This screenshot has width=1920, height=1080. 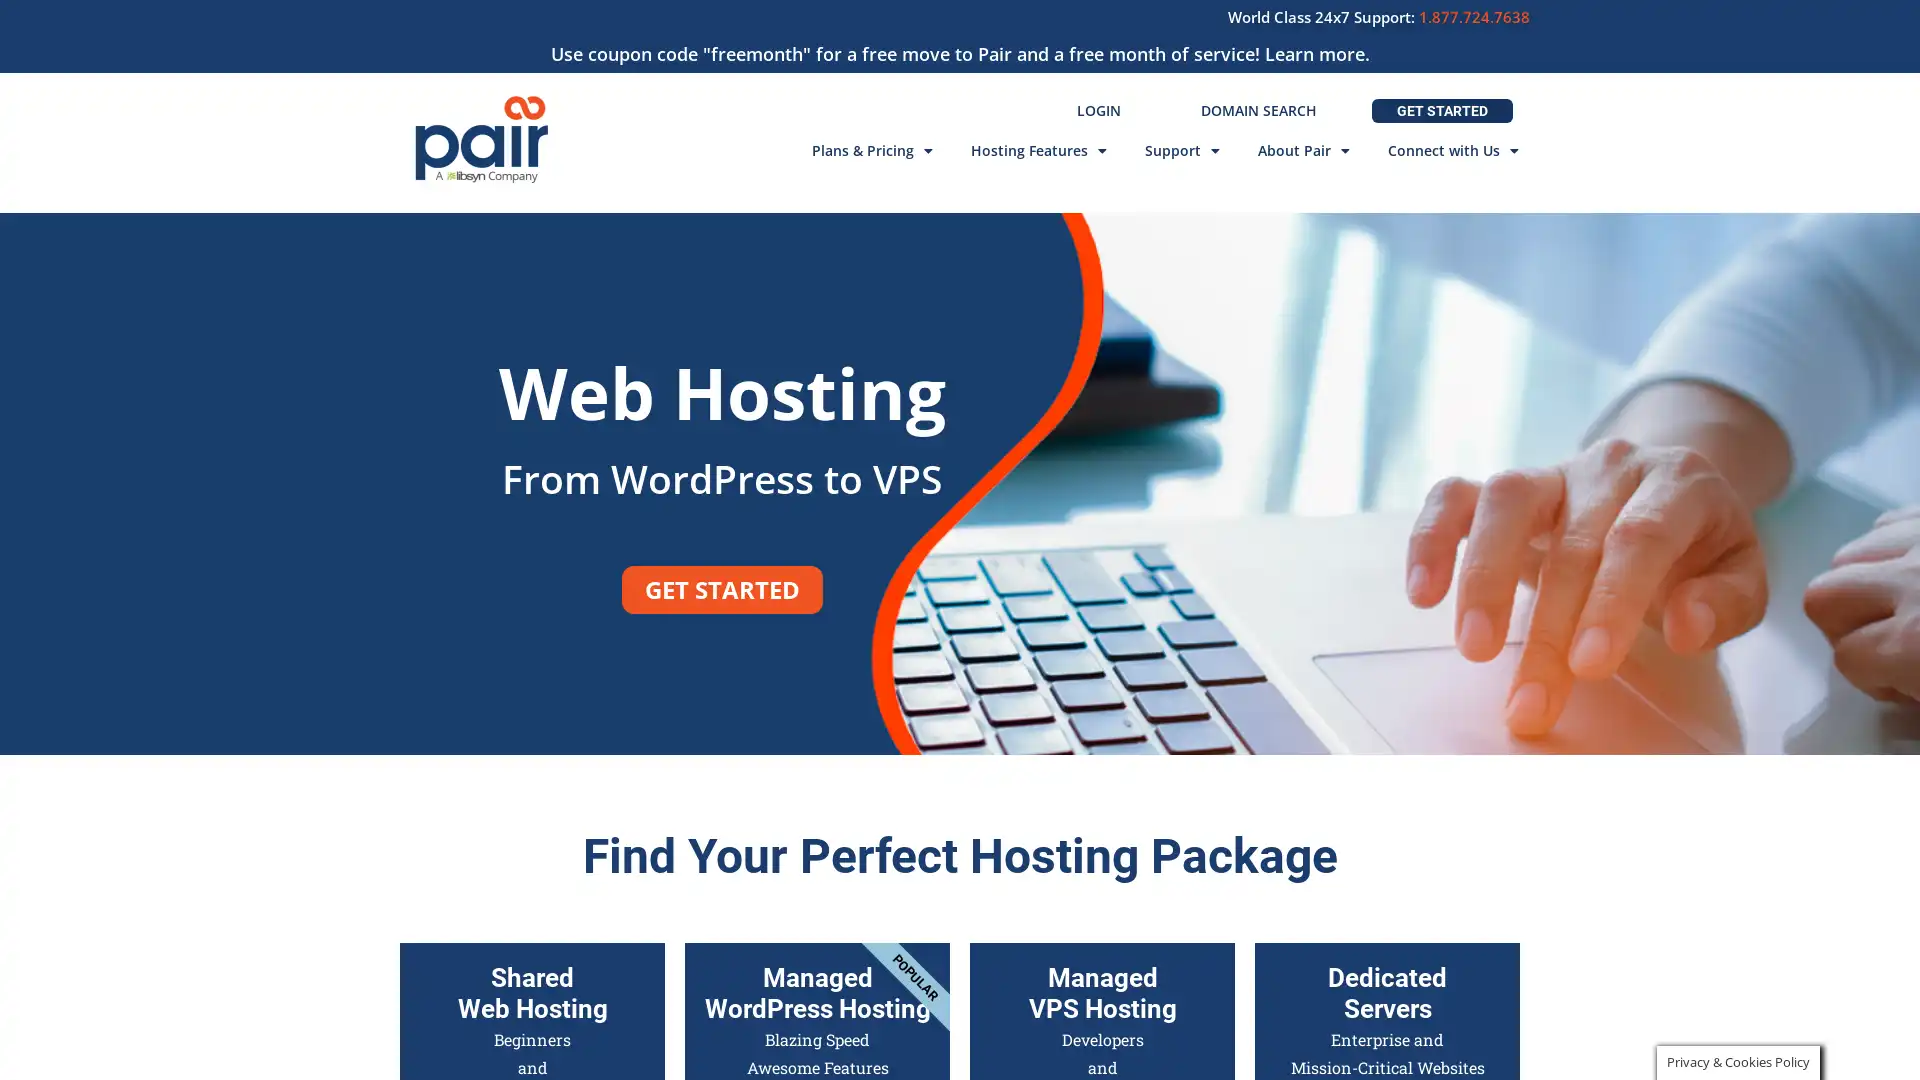 I want to click on DOMAIN SEARCH, so click(x=1257, y=111).